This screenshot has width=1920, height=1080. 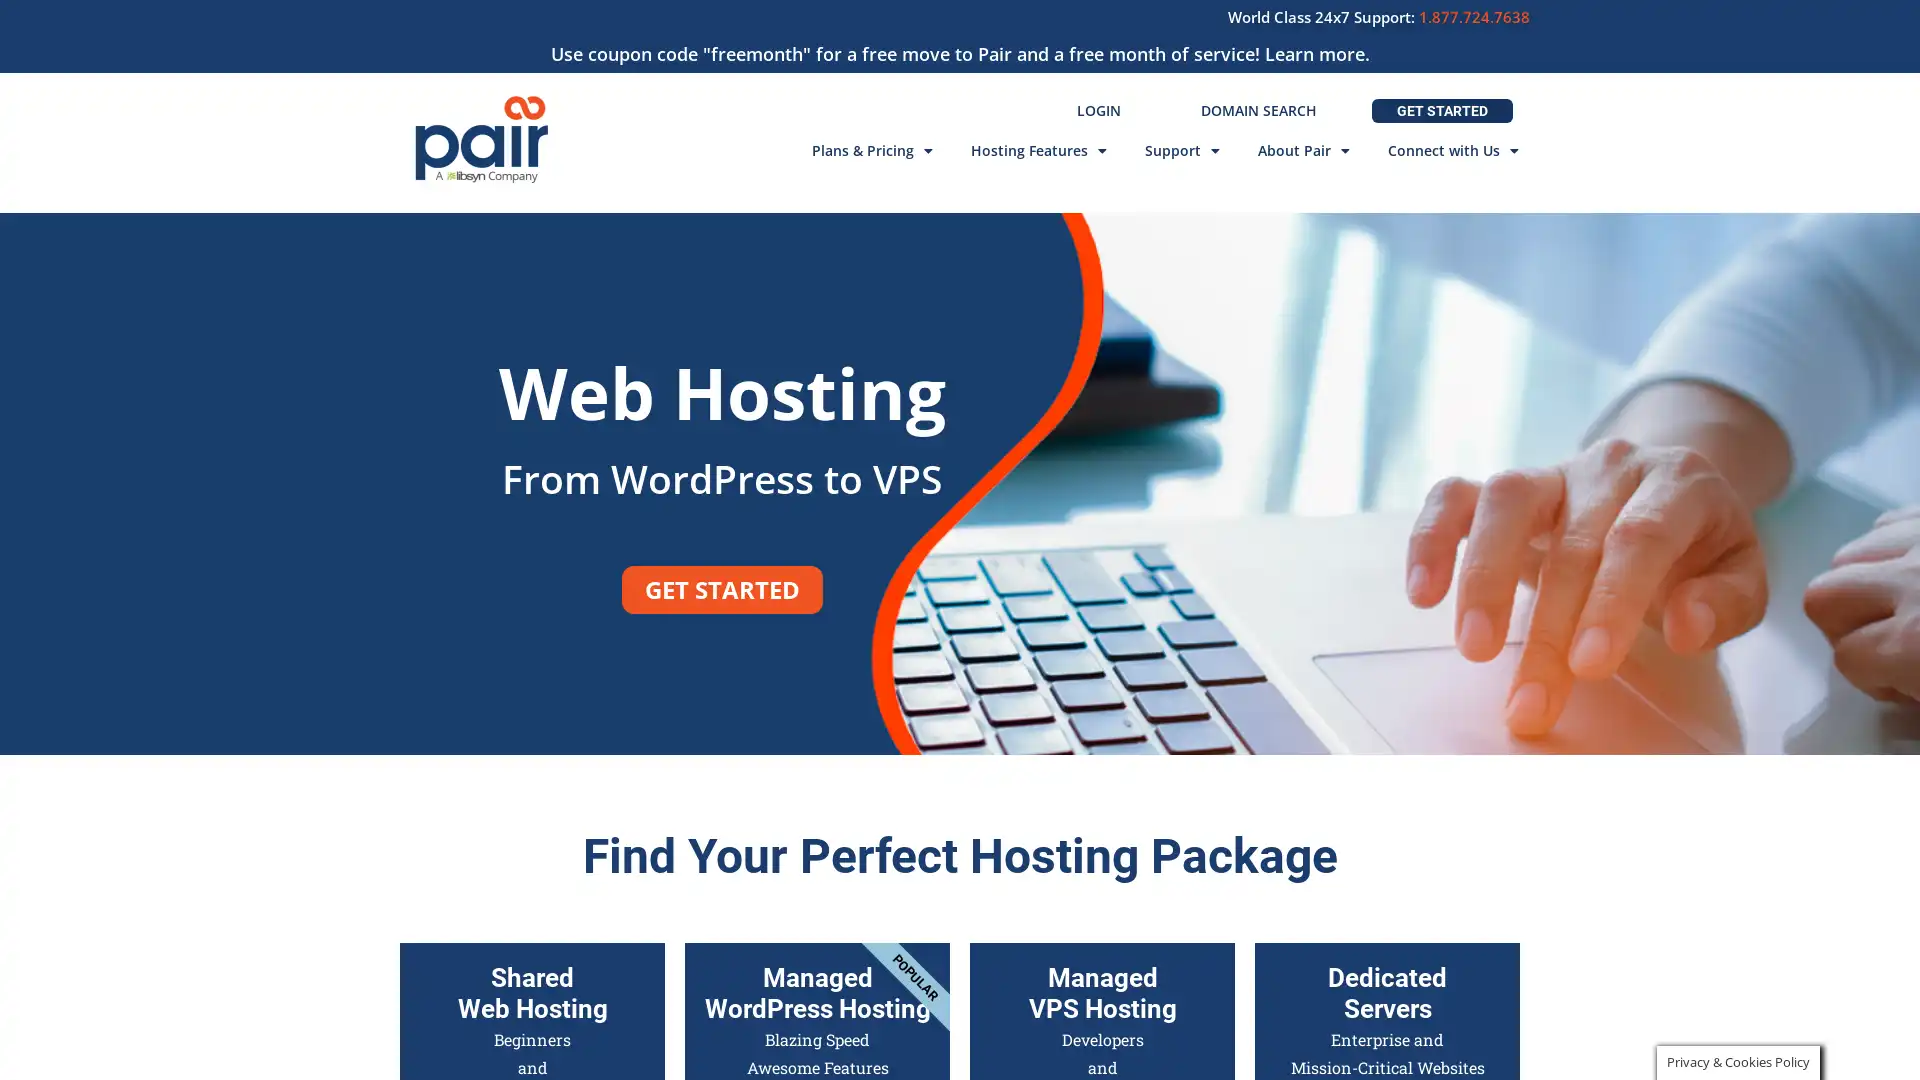 I want to click on DOMAIN SEARCH, so click(x=1257, y=111).